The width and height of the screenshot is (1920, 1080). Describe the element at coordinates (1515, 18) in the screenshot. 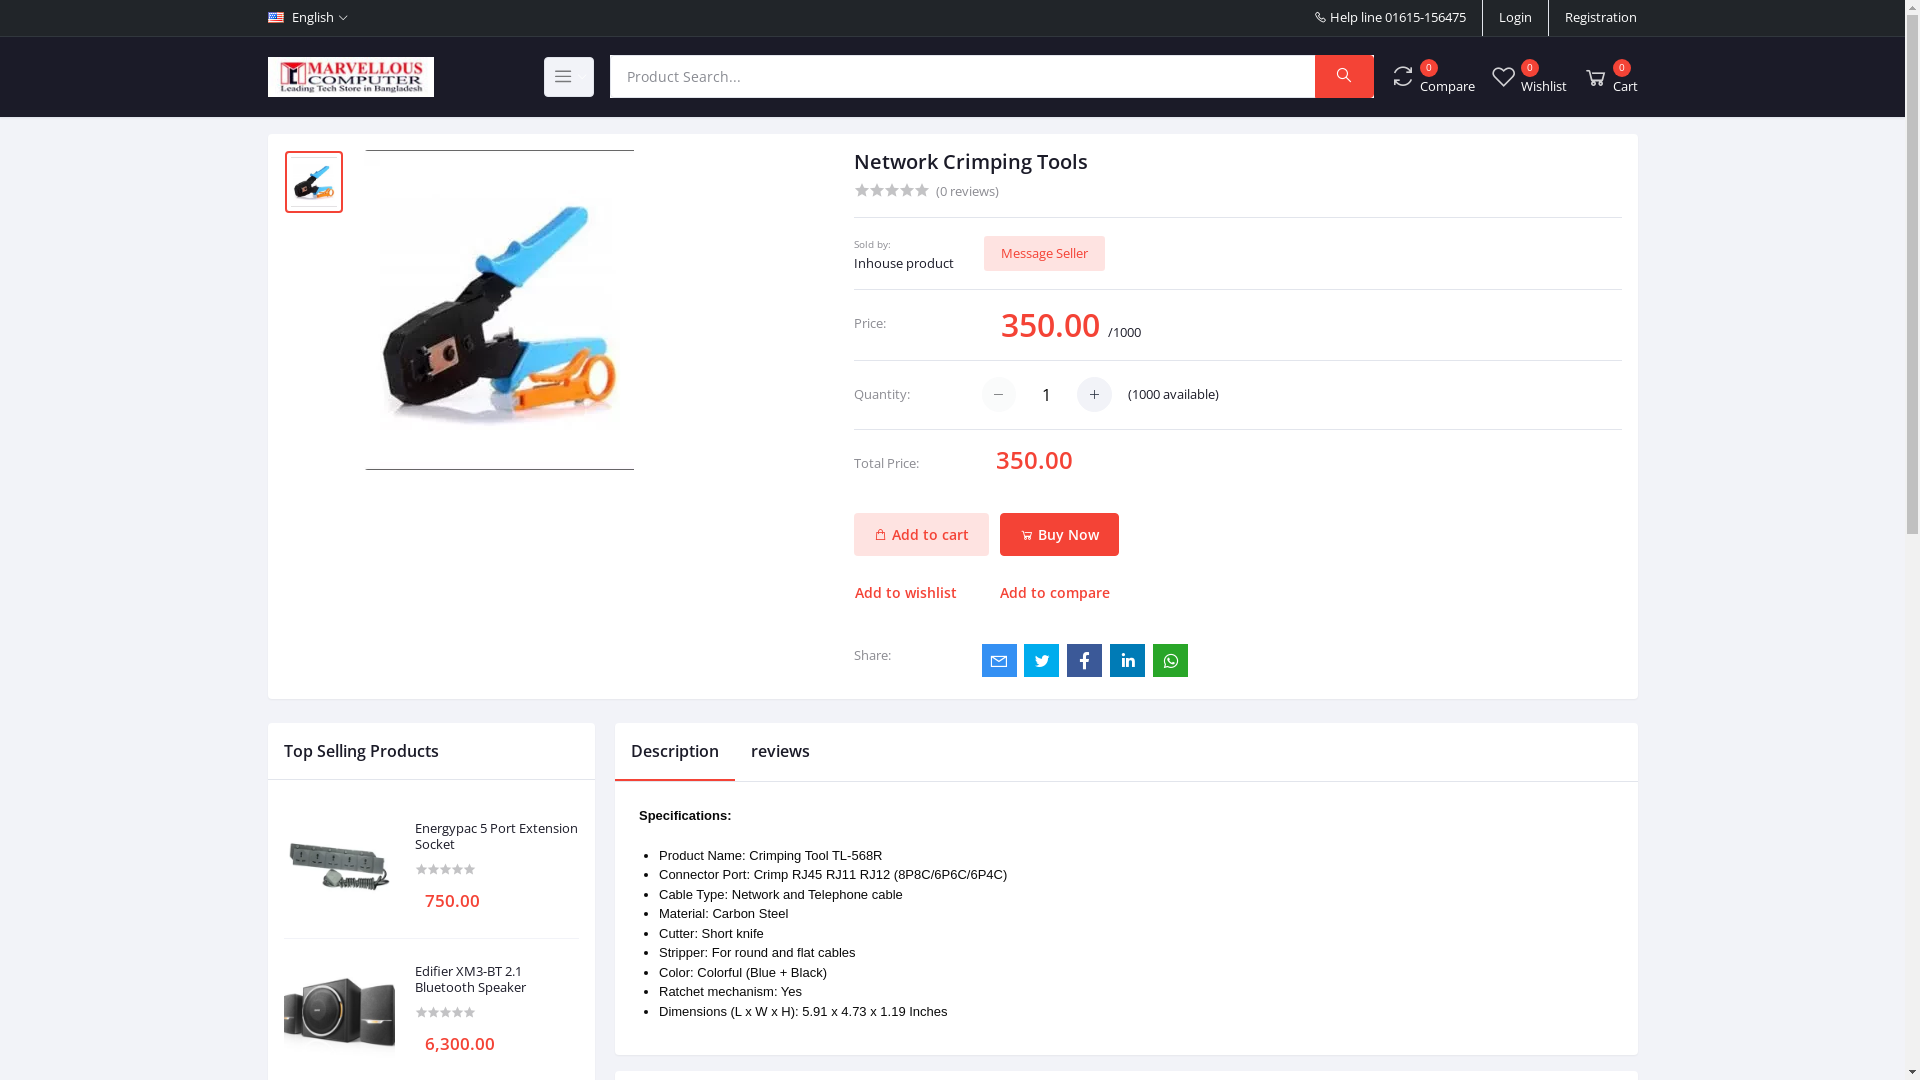

I see `'Login'` at that location.